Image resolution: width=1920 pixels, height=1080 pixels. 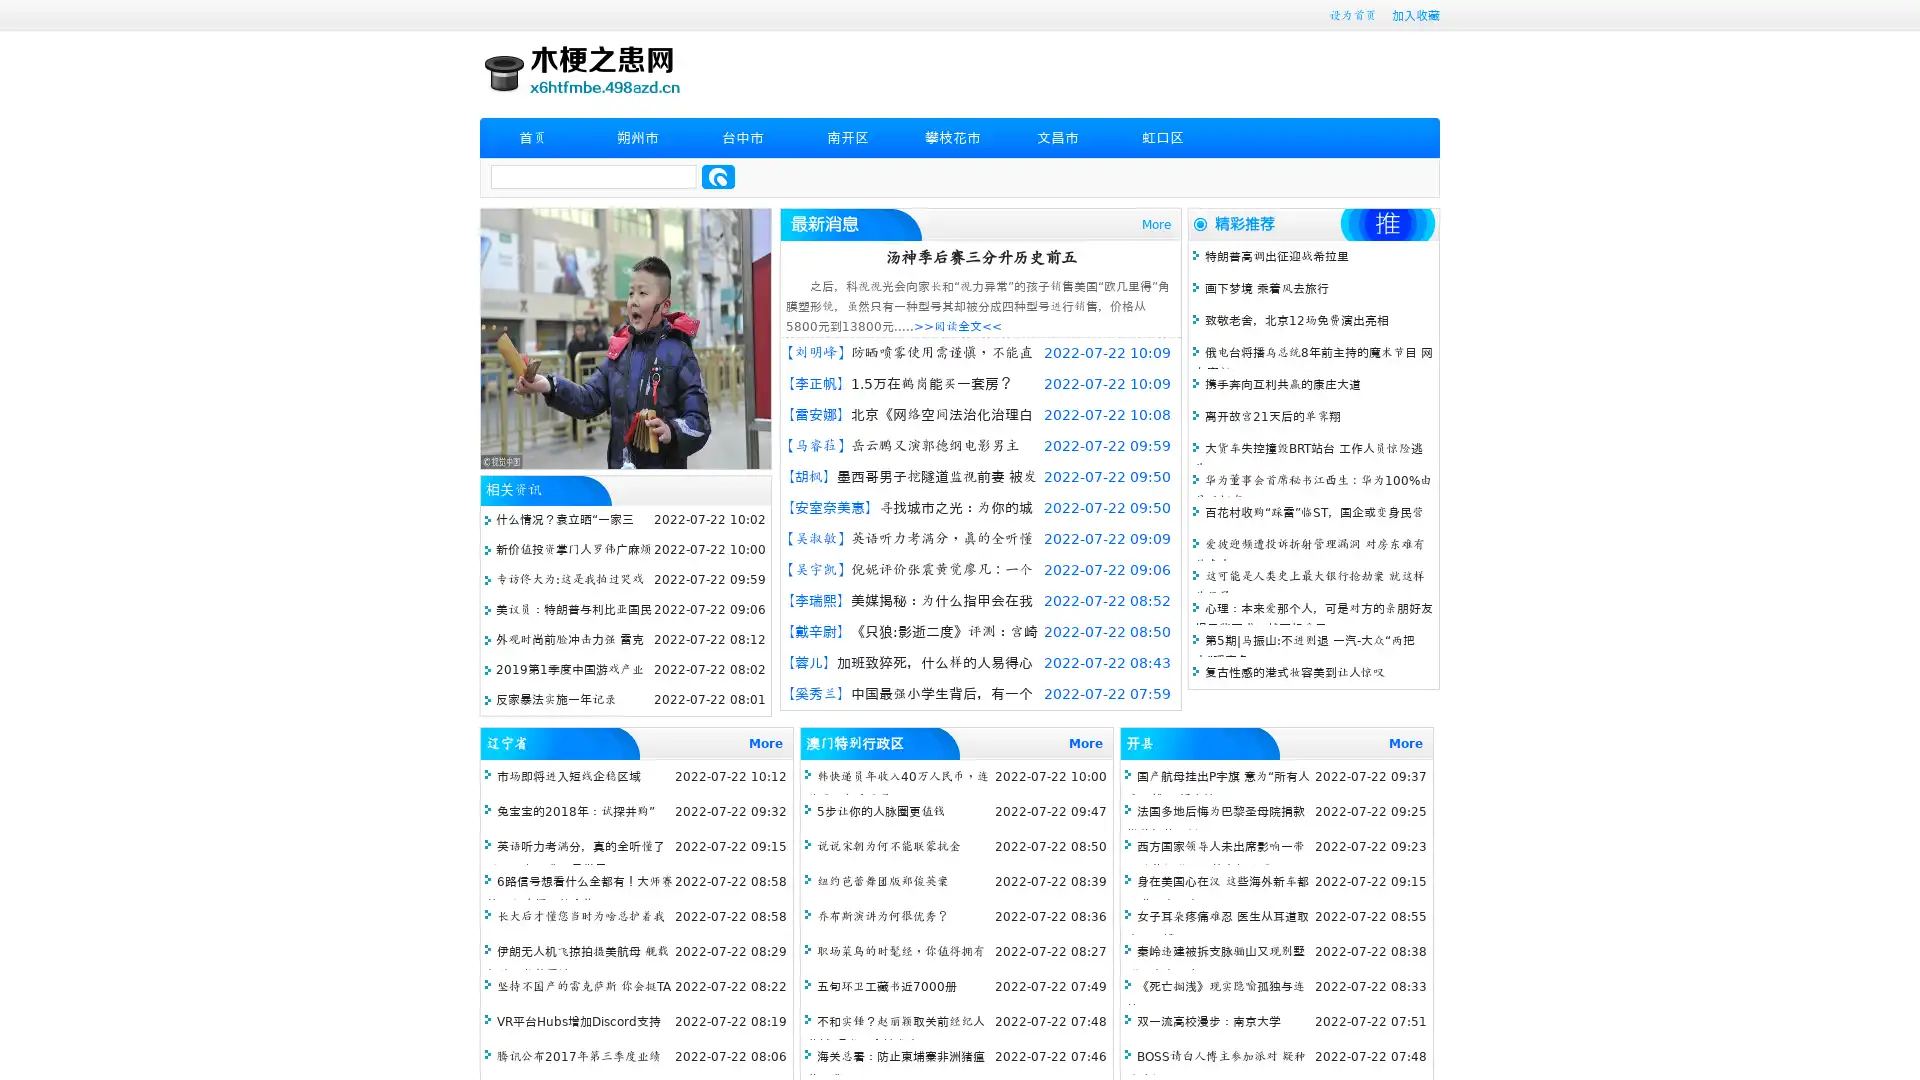 What do you see at coordinates (718, 176) in the screenshot?
I see `Search` at bounding box center [718, 176].